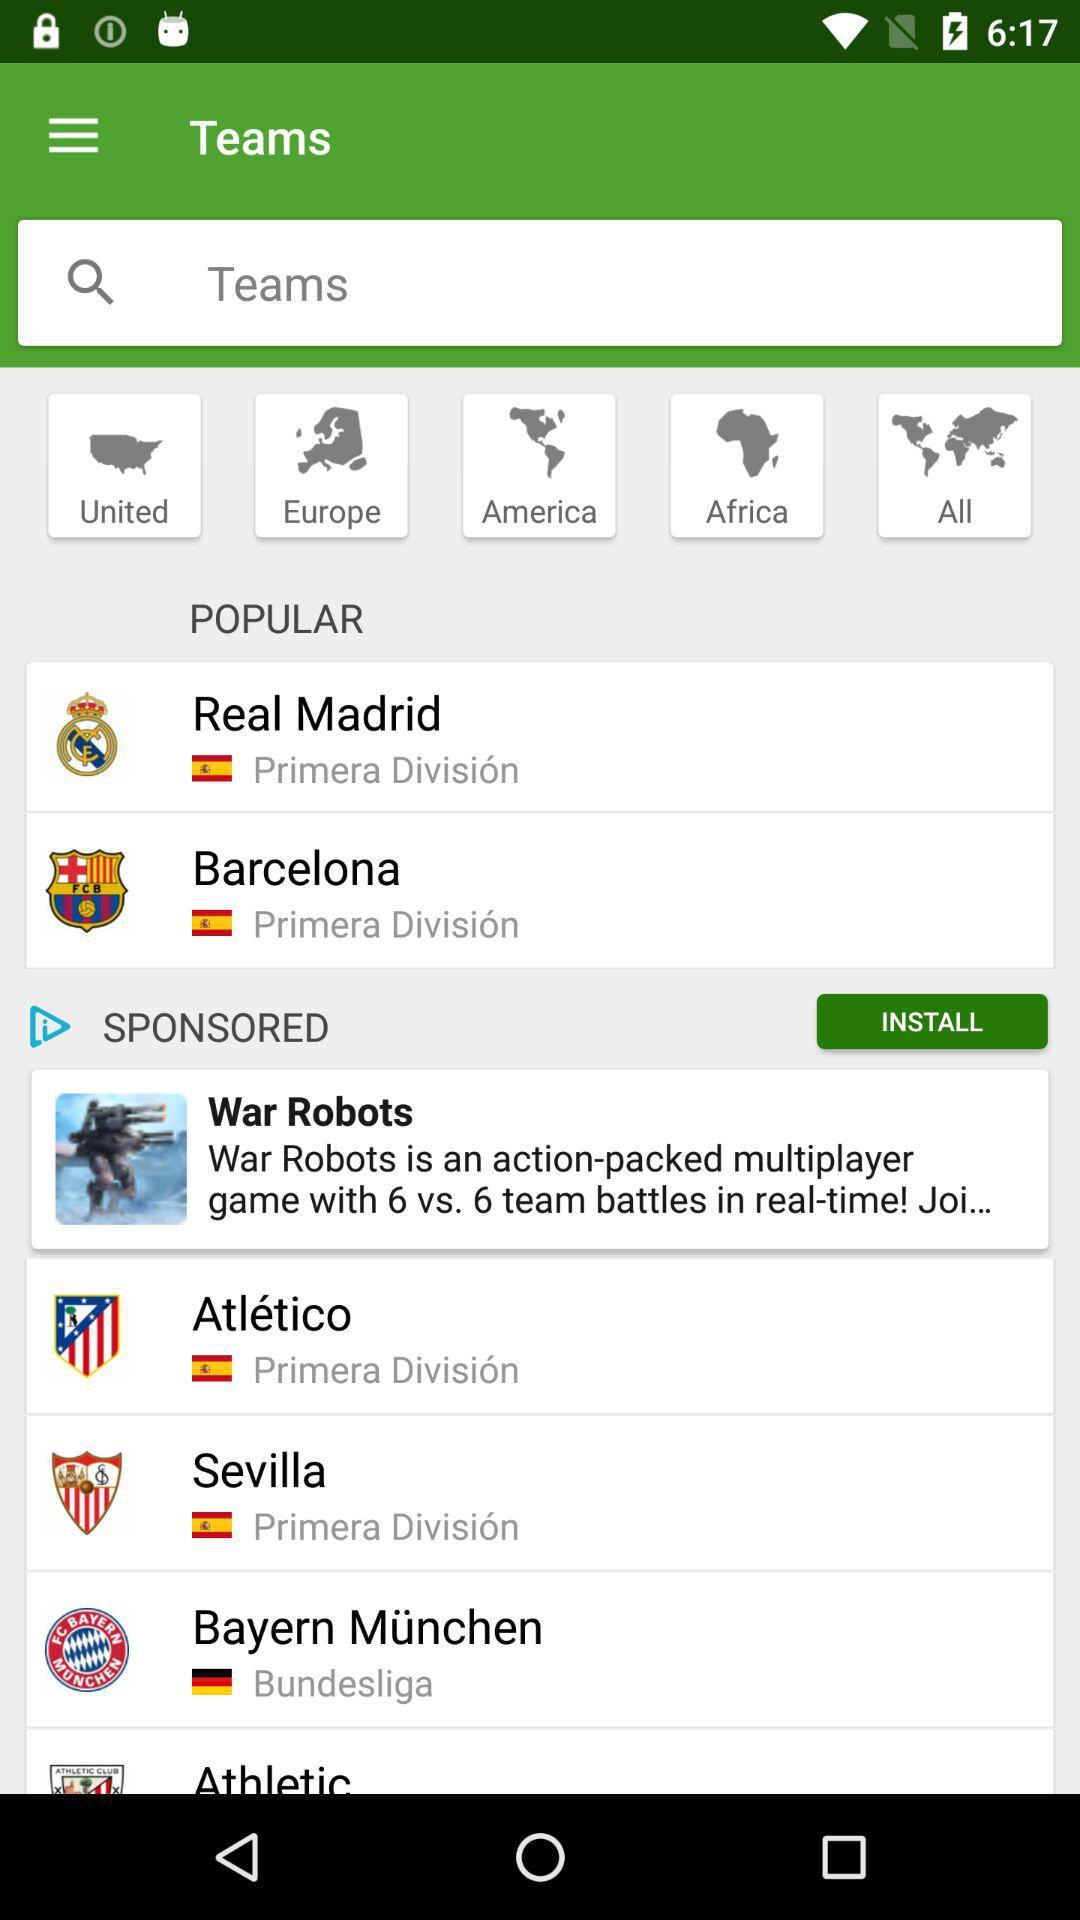  What do you see at coordinates (330, 466) in the screenshot?
I see `the item next to the united states item` at bounding box center [330, 466].